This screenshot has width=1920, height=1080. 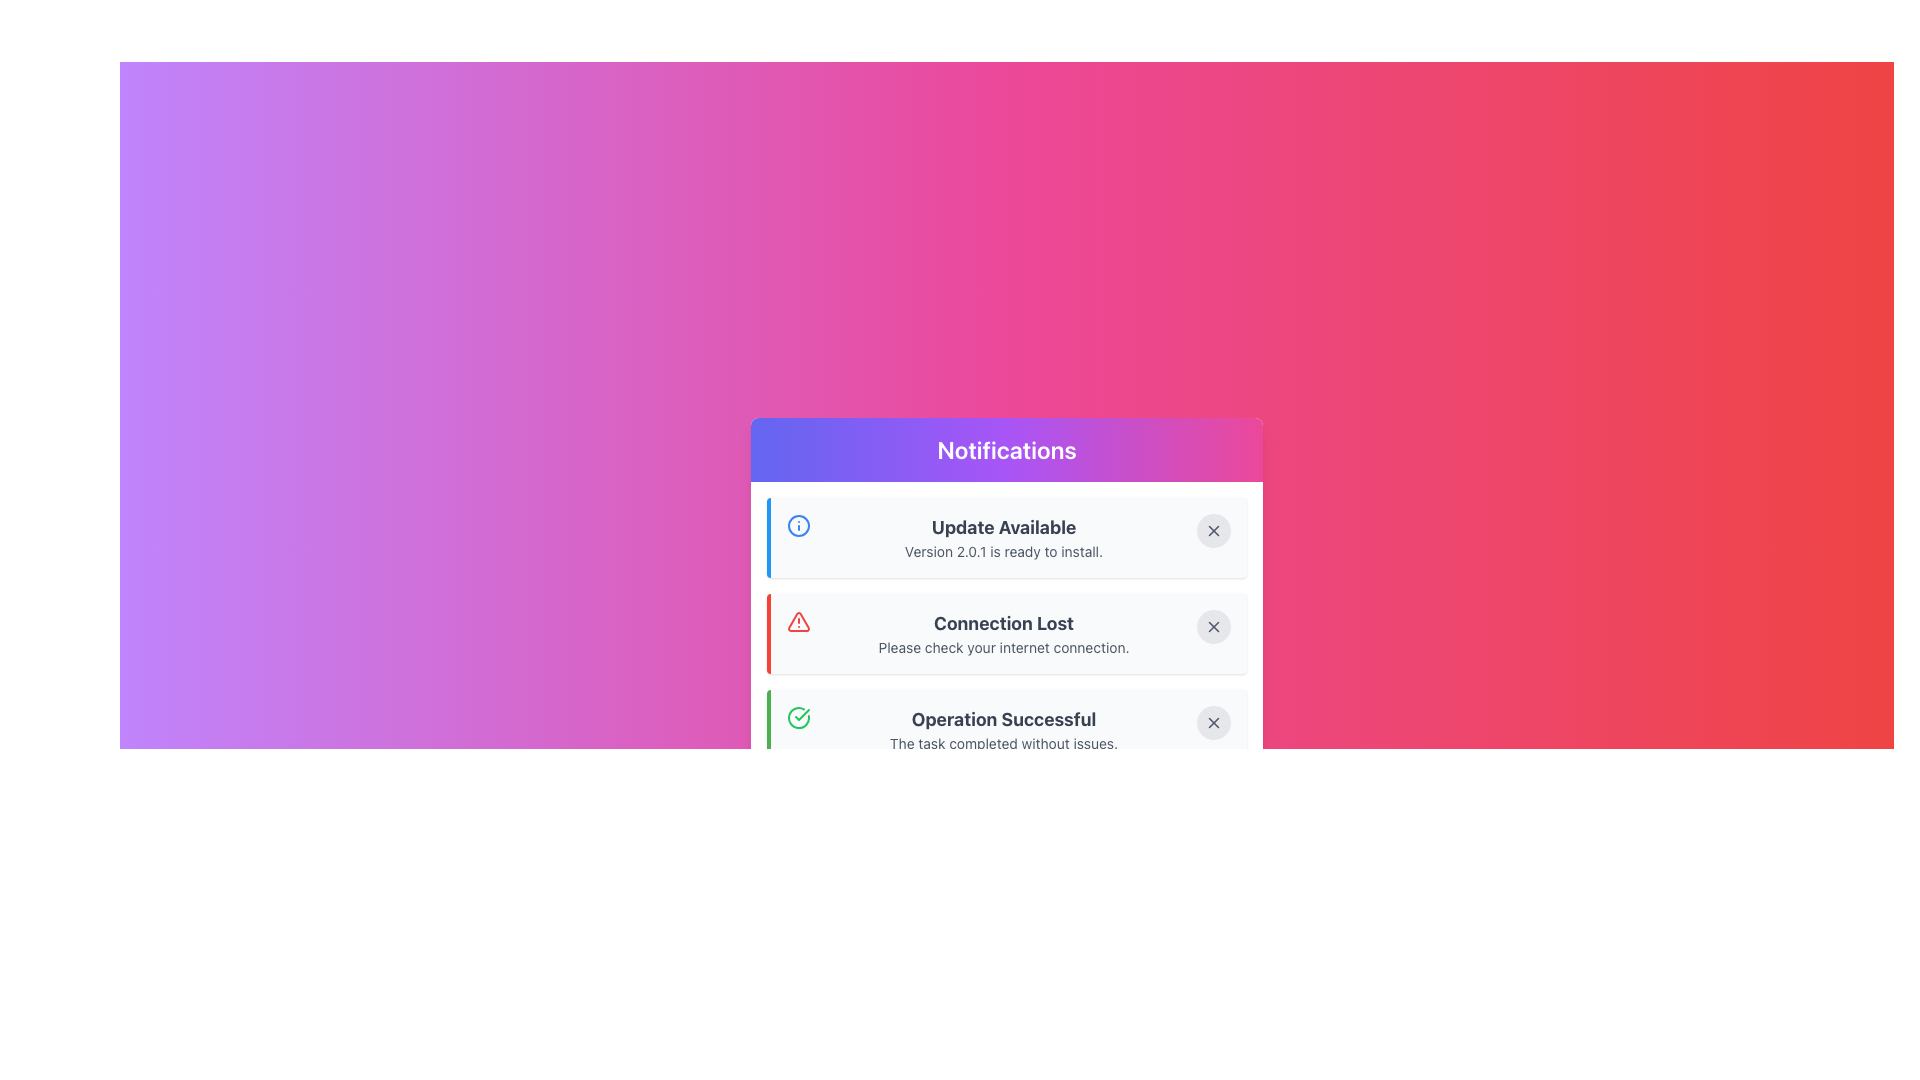 I want to click on the non-interactive success icon located in the lower section of the notification panel, to the far left of the 'Operation Successful' message, so click(x=797, y=716).